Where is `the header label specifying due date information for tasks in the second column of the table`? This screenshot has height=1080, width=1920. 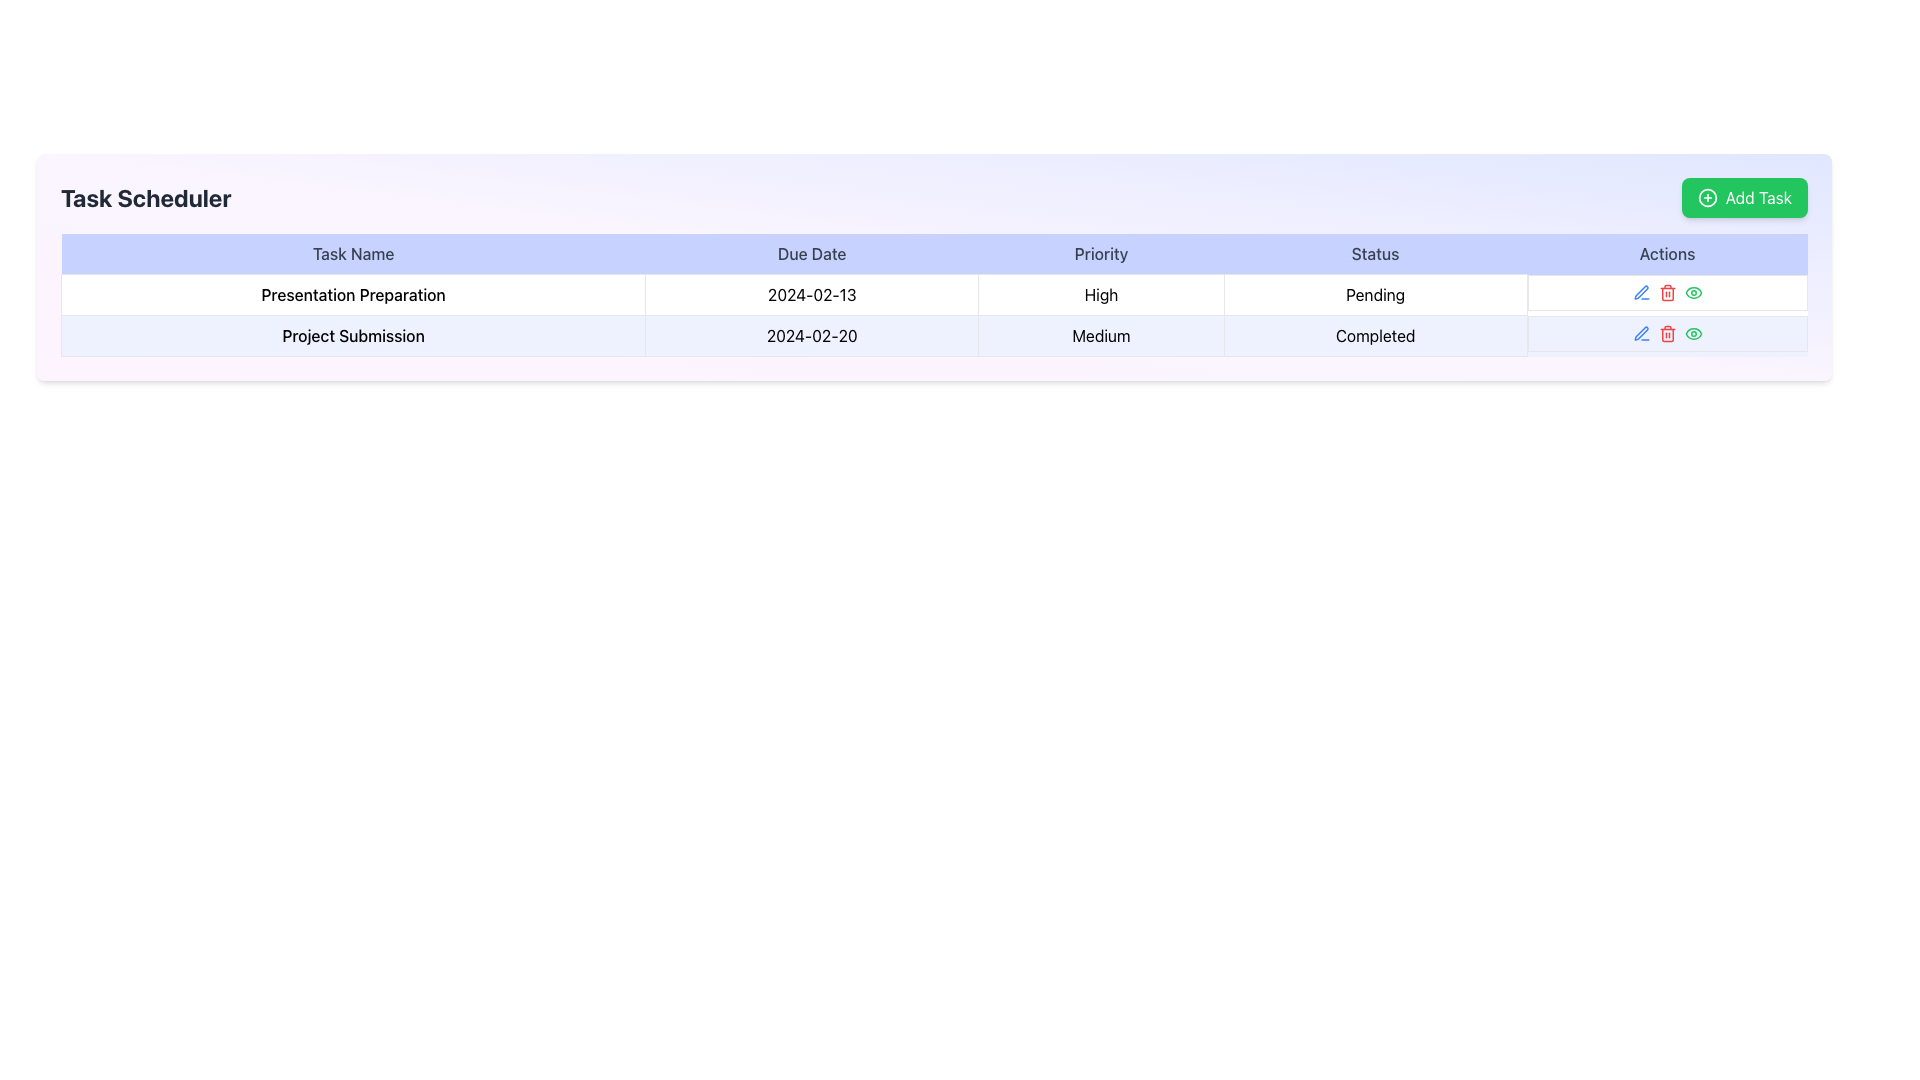 the header label specifying due date information for tasks in the second column of the table is located at coordinates (812, 253).